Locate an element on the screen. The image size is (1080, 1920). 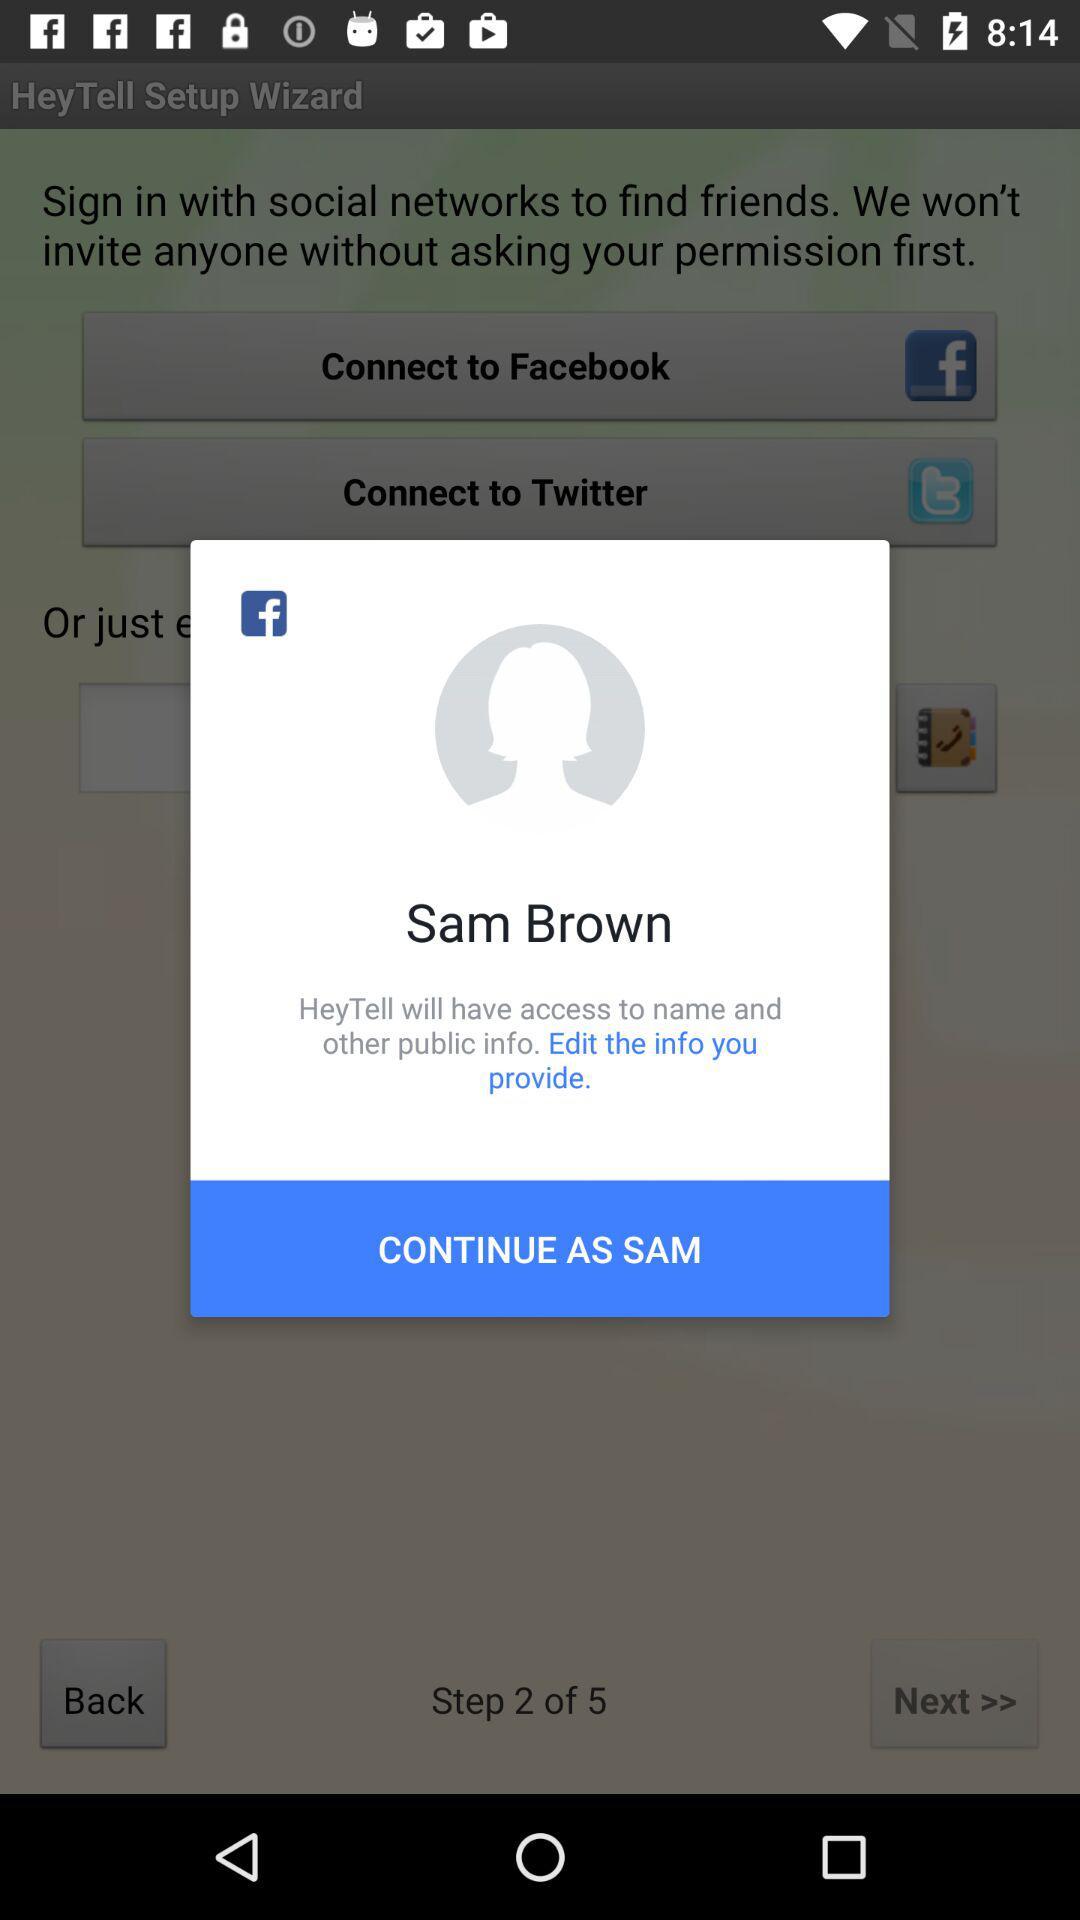
continue as sam item is located at coordinates (540, 1247).